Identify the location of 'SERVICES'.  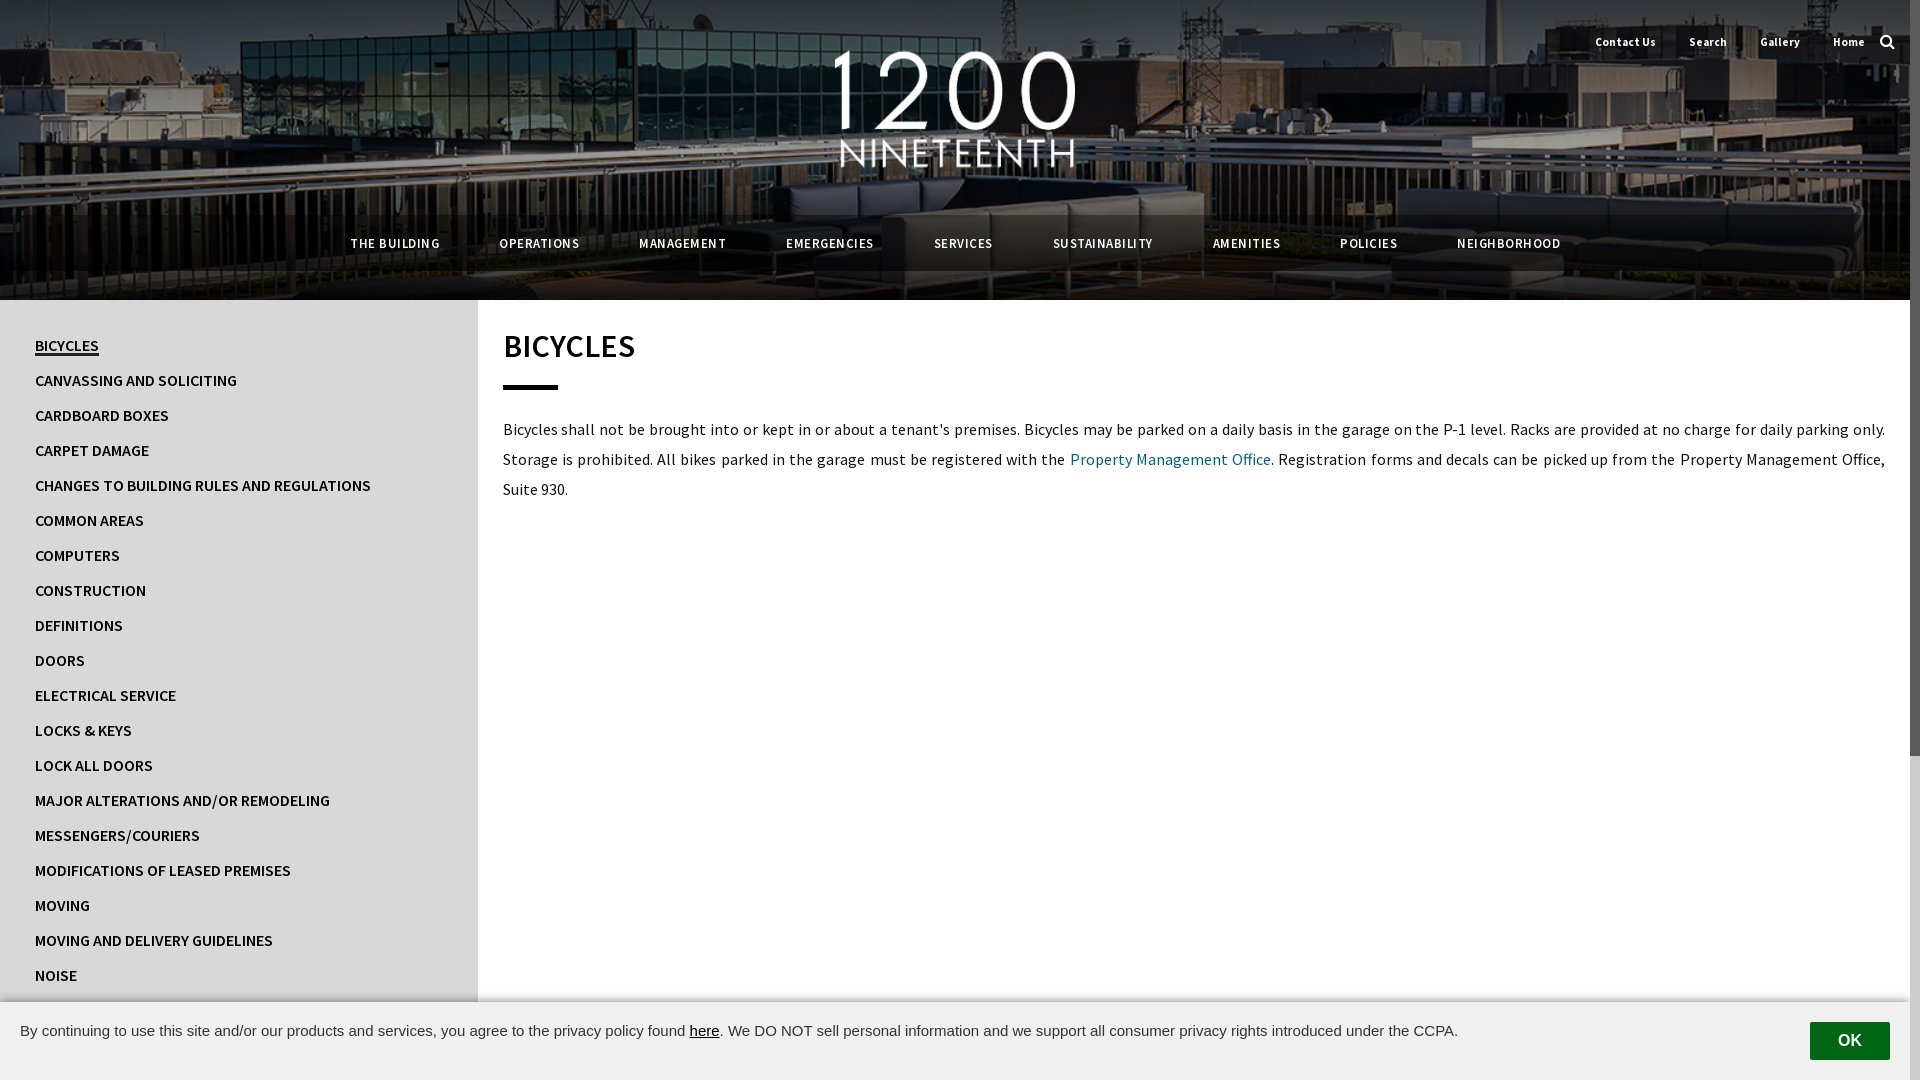
(933, 242).